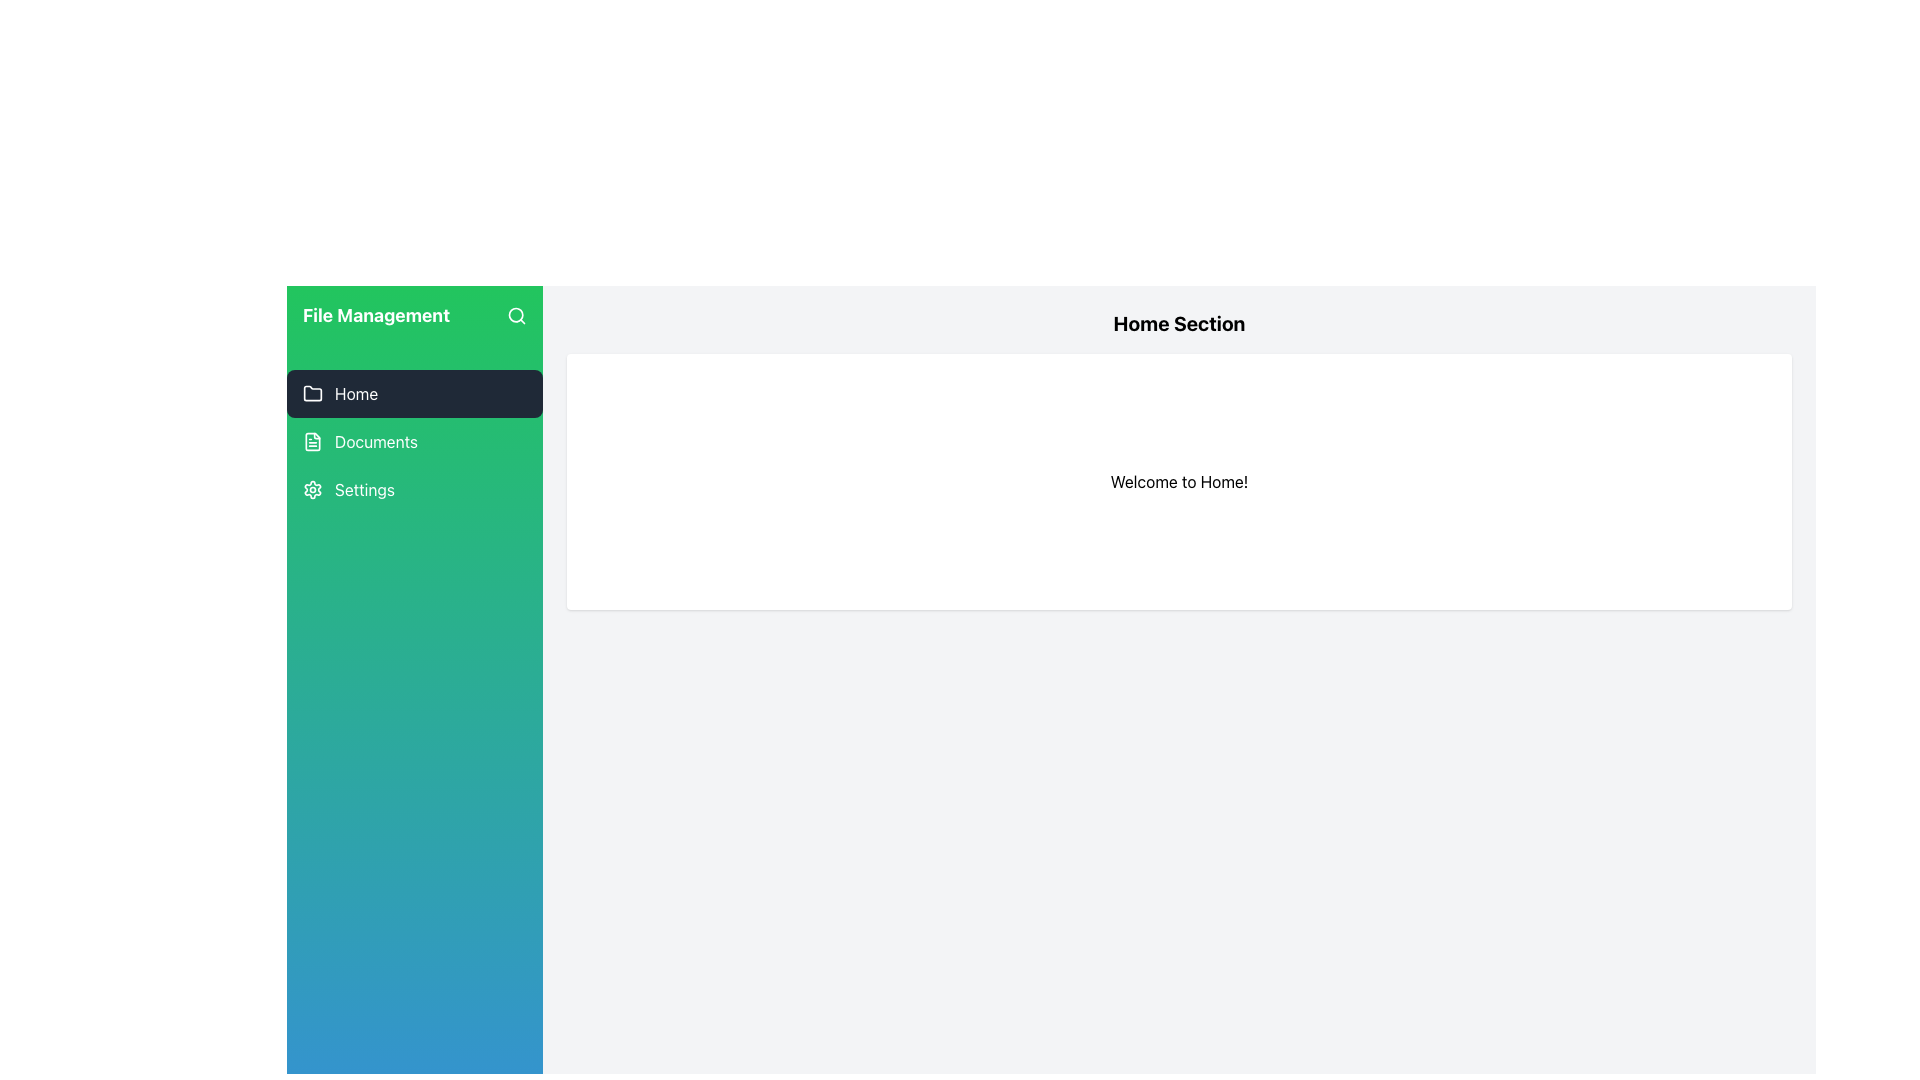 The height and width of the screenshot is (1080, 1920). I want to click on the folder icon located in the upper section of the 'Home' menu option in the sidebar, which is styled with a simplistic outline and appears in white on a dark background, so click(311, 393).